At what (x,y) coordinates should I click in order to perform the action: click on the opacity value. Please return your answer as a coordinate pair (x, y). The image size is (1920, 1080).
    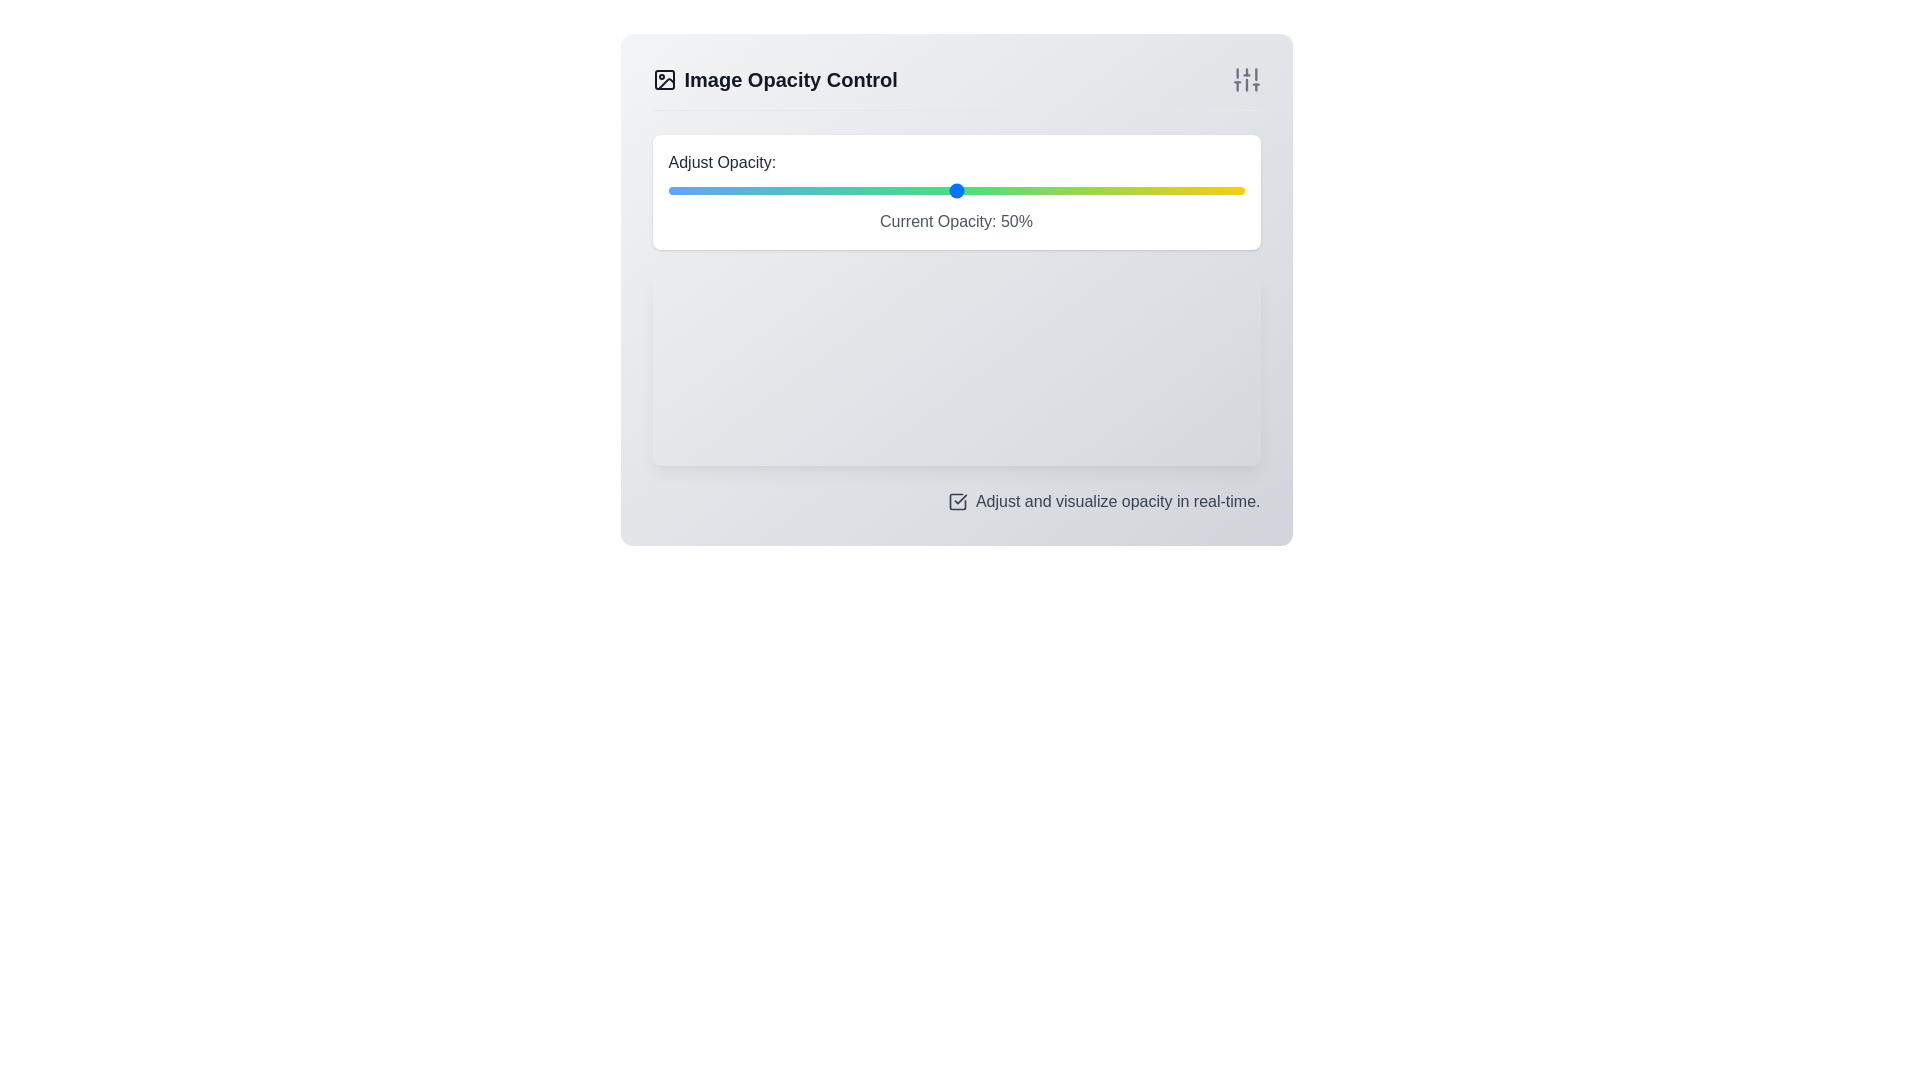
    Looking at the image, I should click on (742, 191).